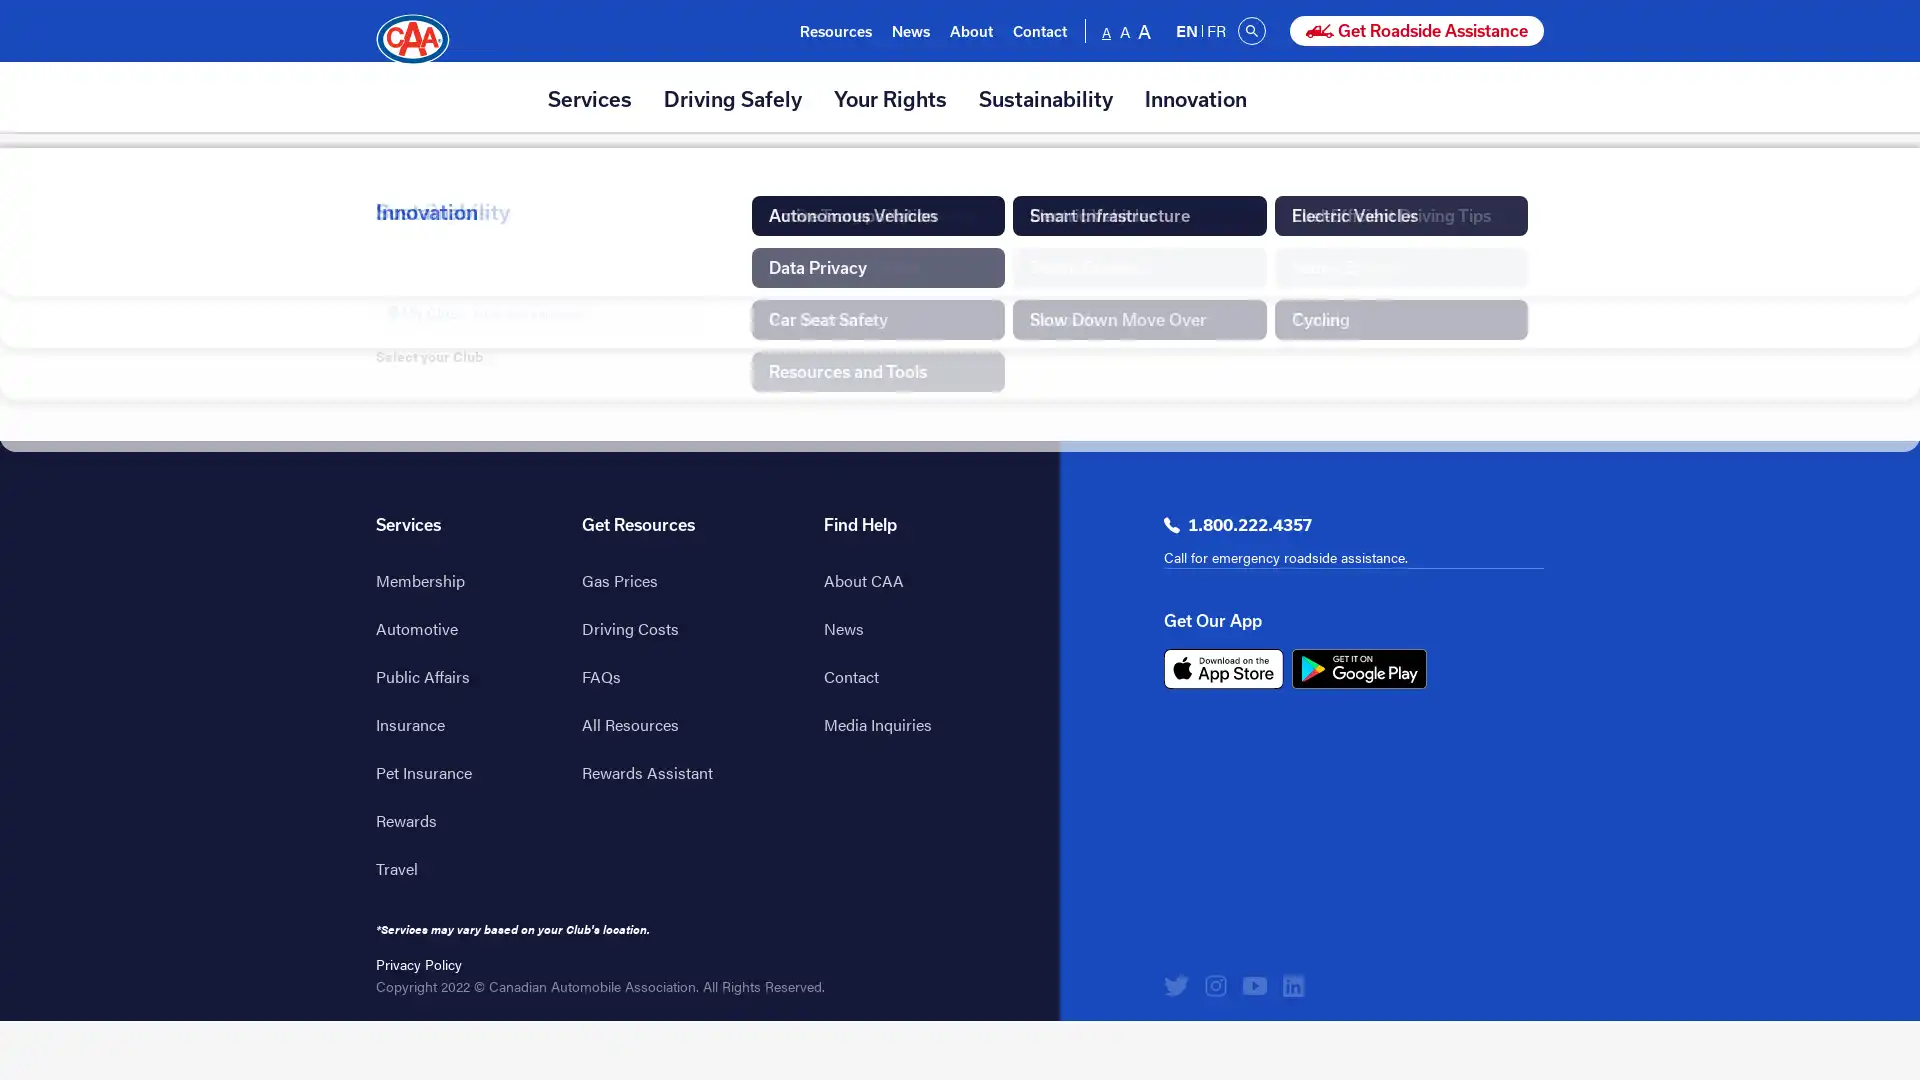 Image resolution: width=1920 pixels, height=1080 pixels. What do you see at coordinates (1251, 30) in the screenshot?
I see `Search` at bounding box center [1251, 30].